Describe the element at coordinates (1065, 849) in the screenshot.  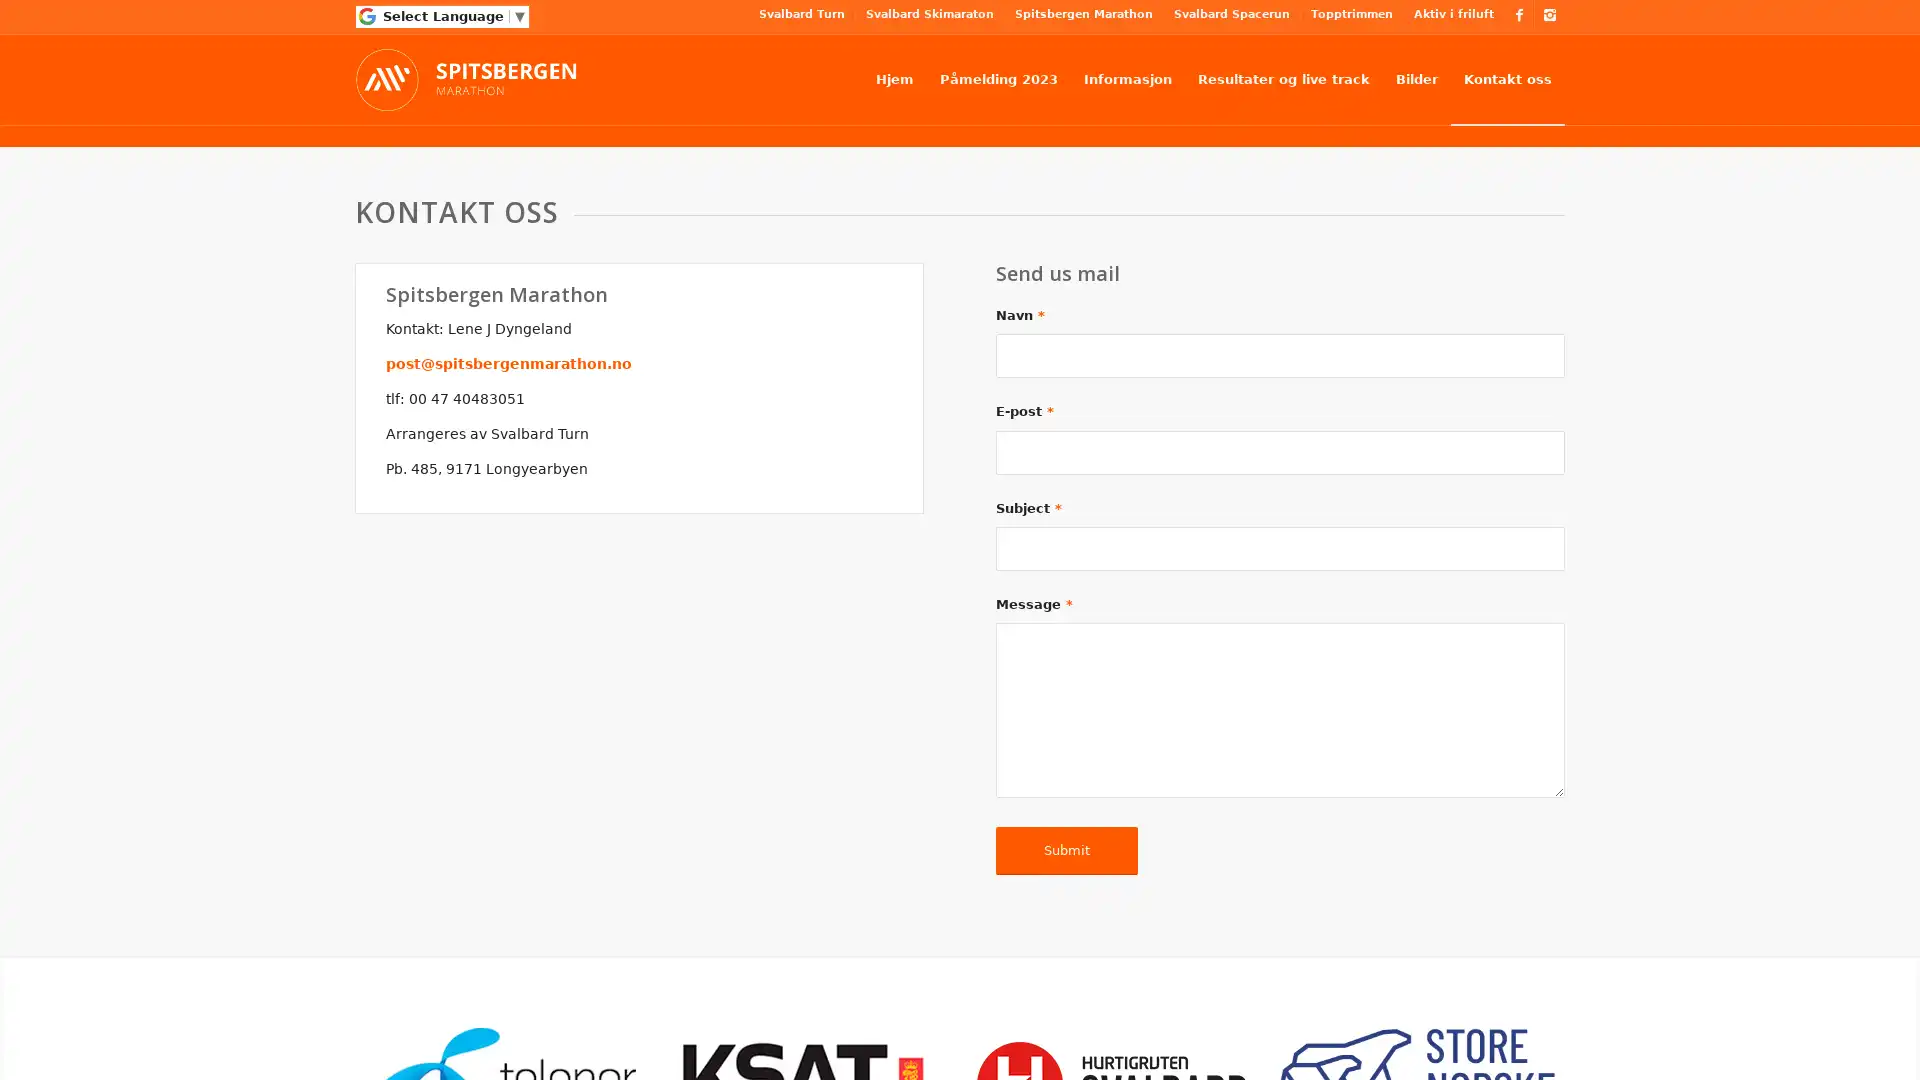
I see `Submit` at that location.